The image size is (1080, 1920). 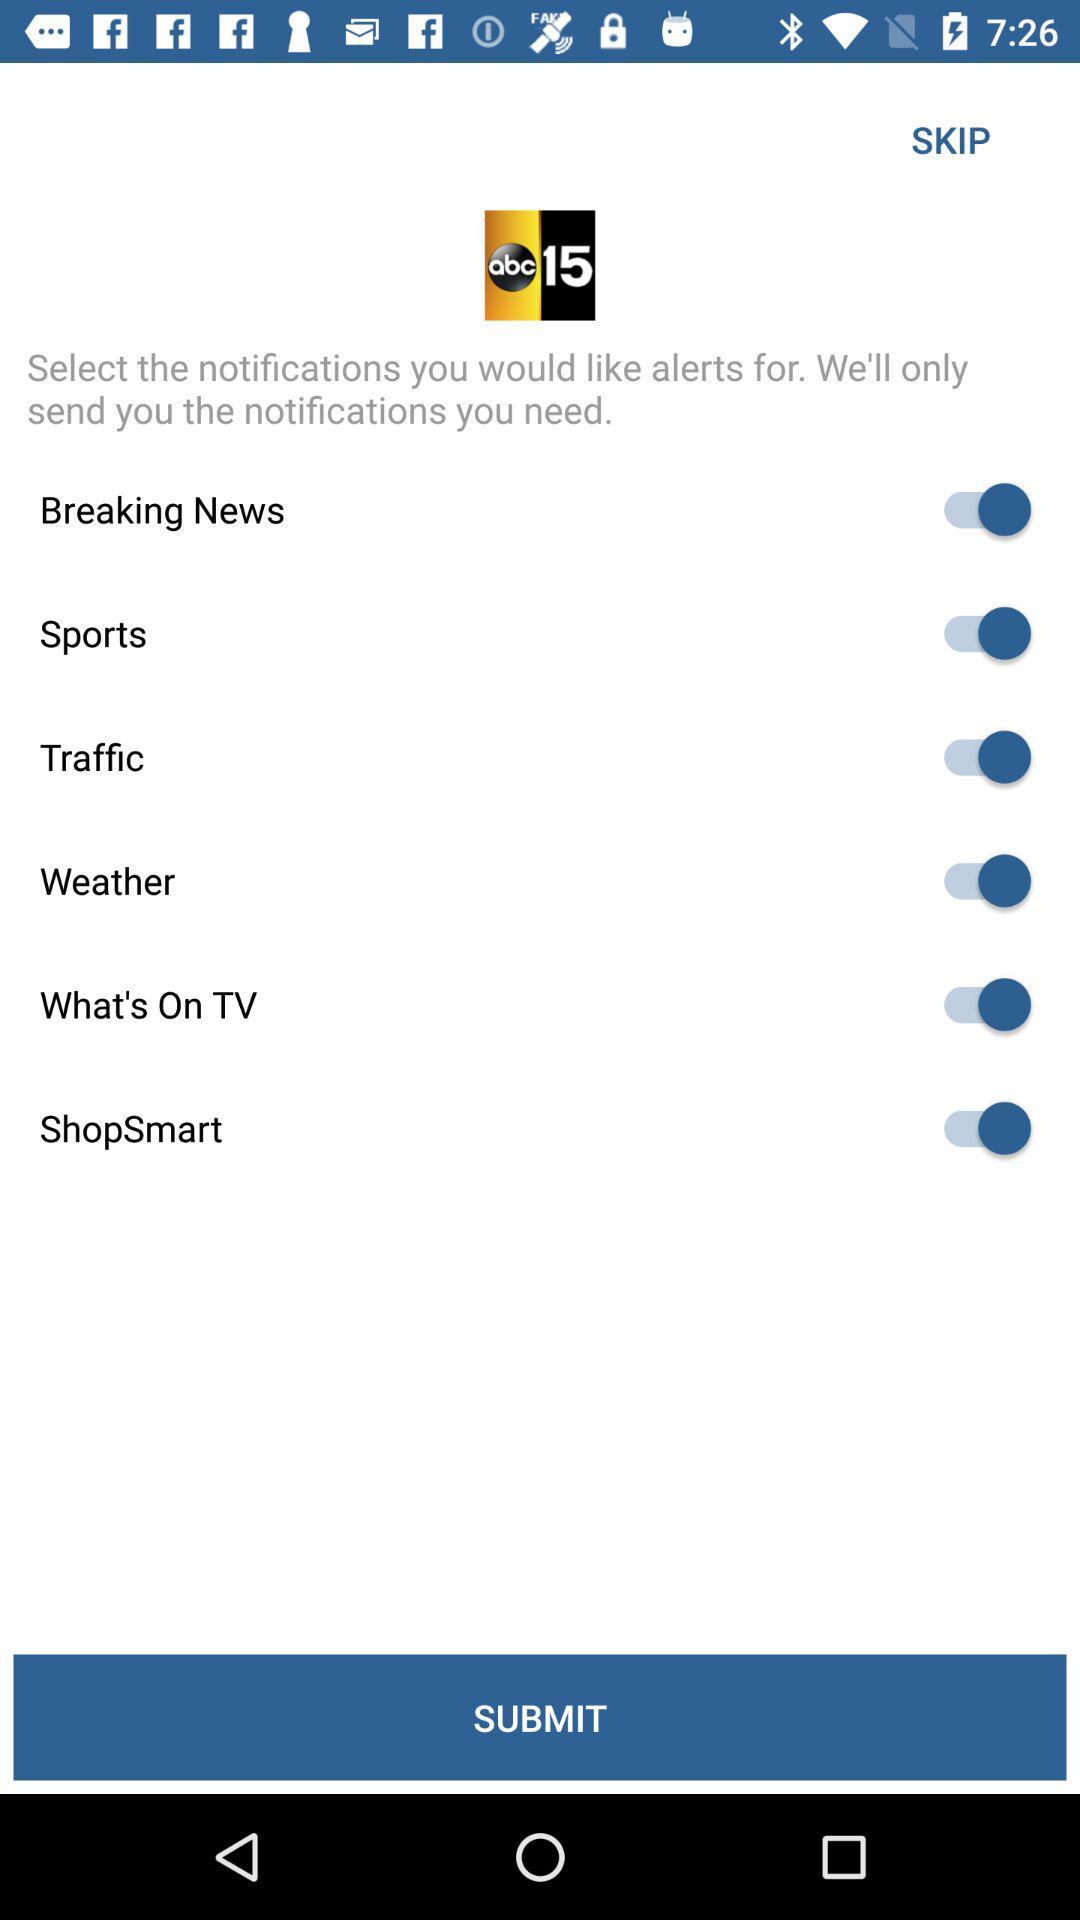 I want to click on shop smart selecting box, so click(x=977, y=1128).